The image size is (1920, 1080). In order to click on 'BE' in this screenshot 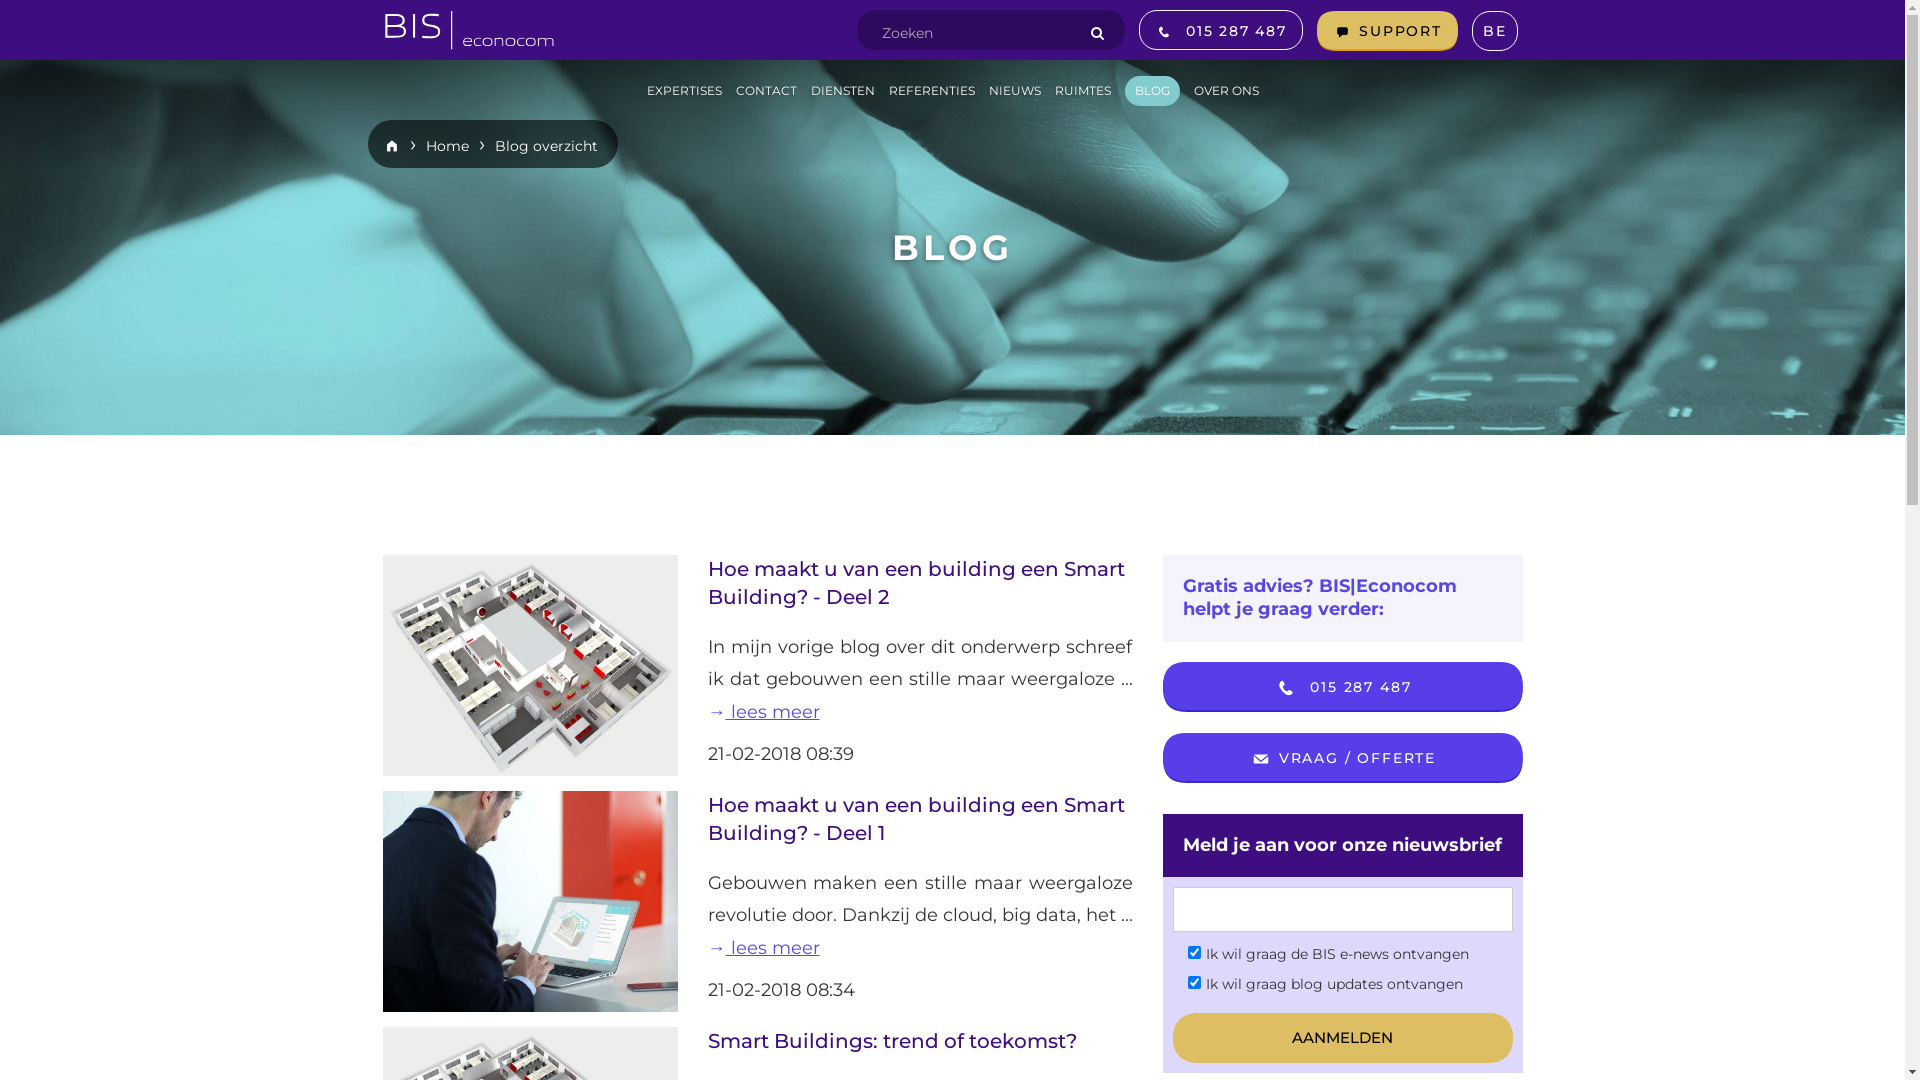, I will do `click(1472, 30)`.